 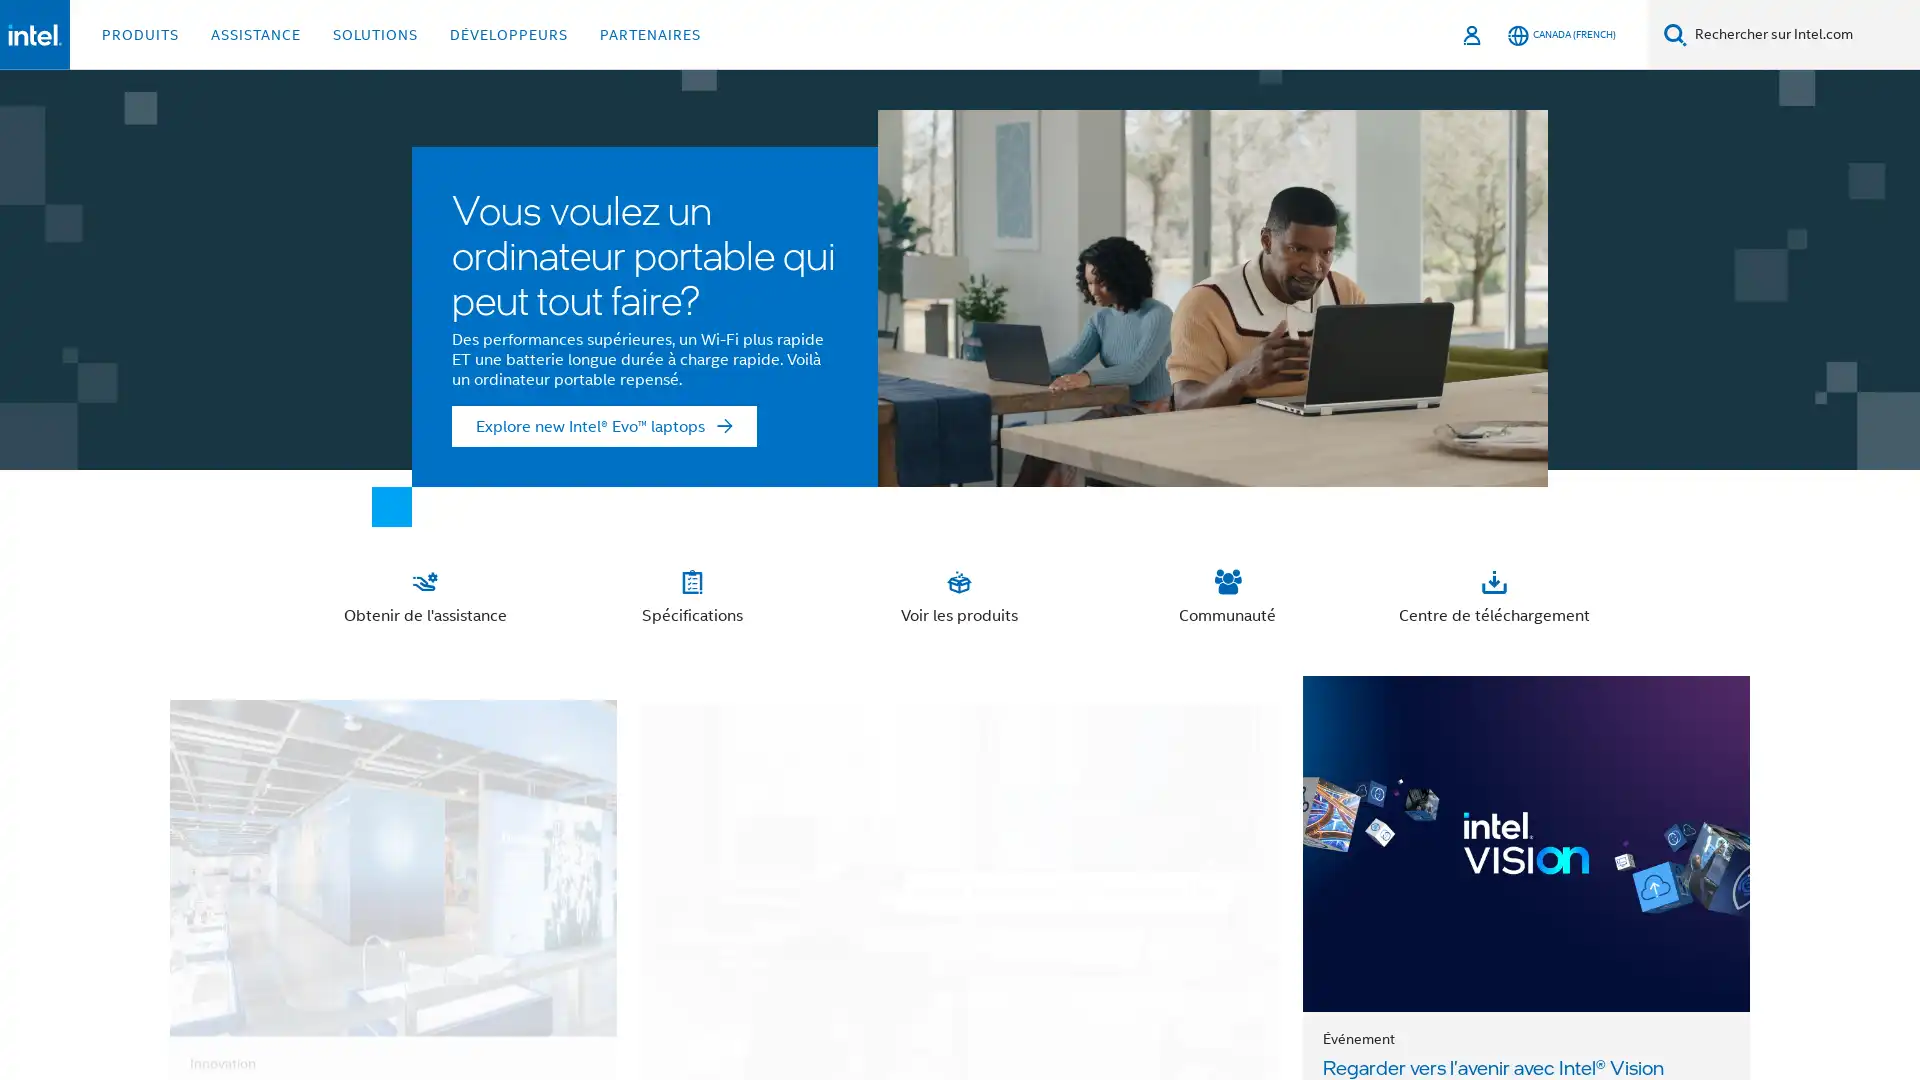 I want to click on Canada (French), so click(x=1560, y=34).